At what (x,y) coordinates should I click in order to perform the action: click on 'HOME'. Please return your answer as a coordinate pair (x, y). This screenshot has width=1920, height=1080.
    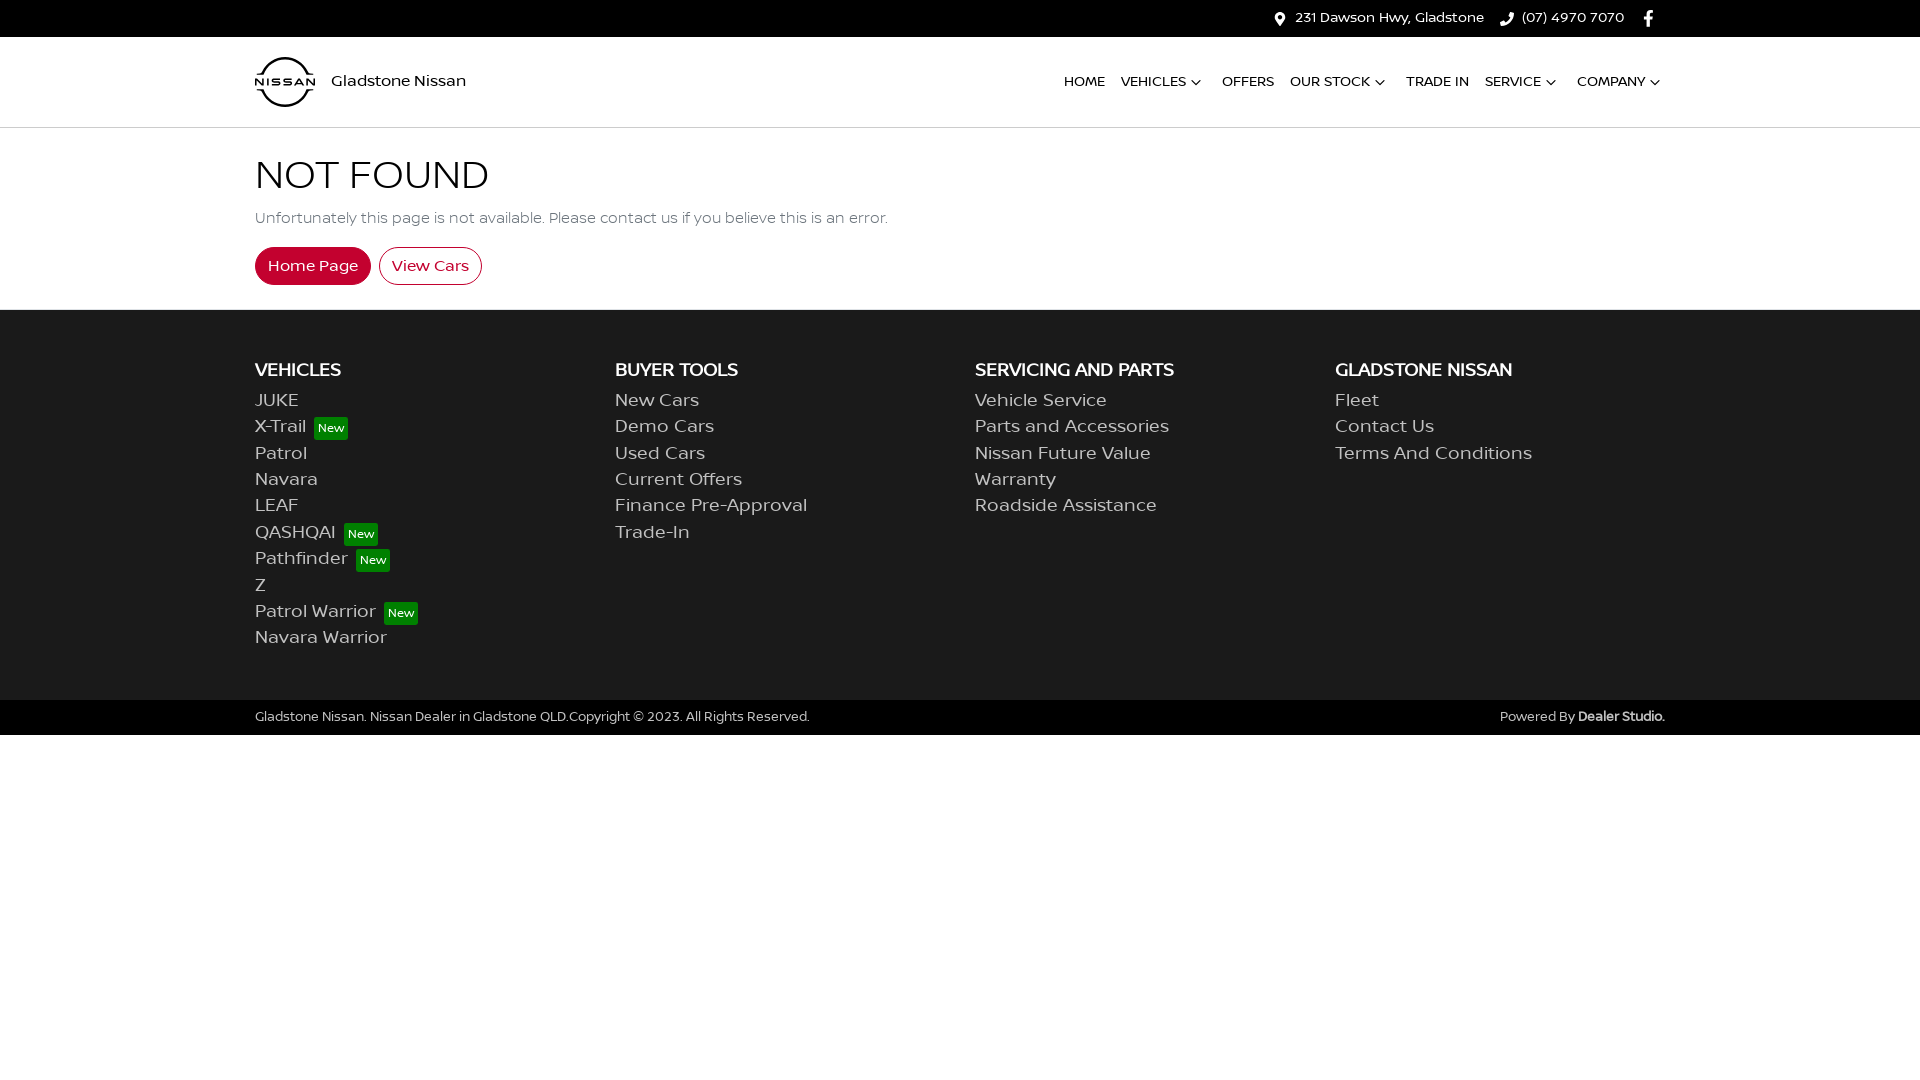
    Looking at the image, I should click on (1083, 81).